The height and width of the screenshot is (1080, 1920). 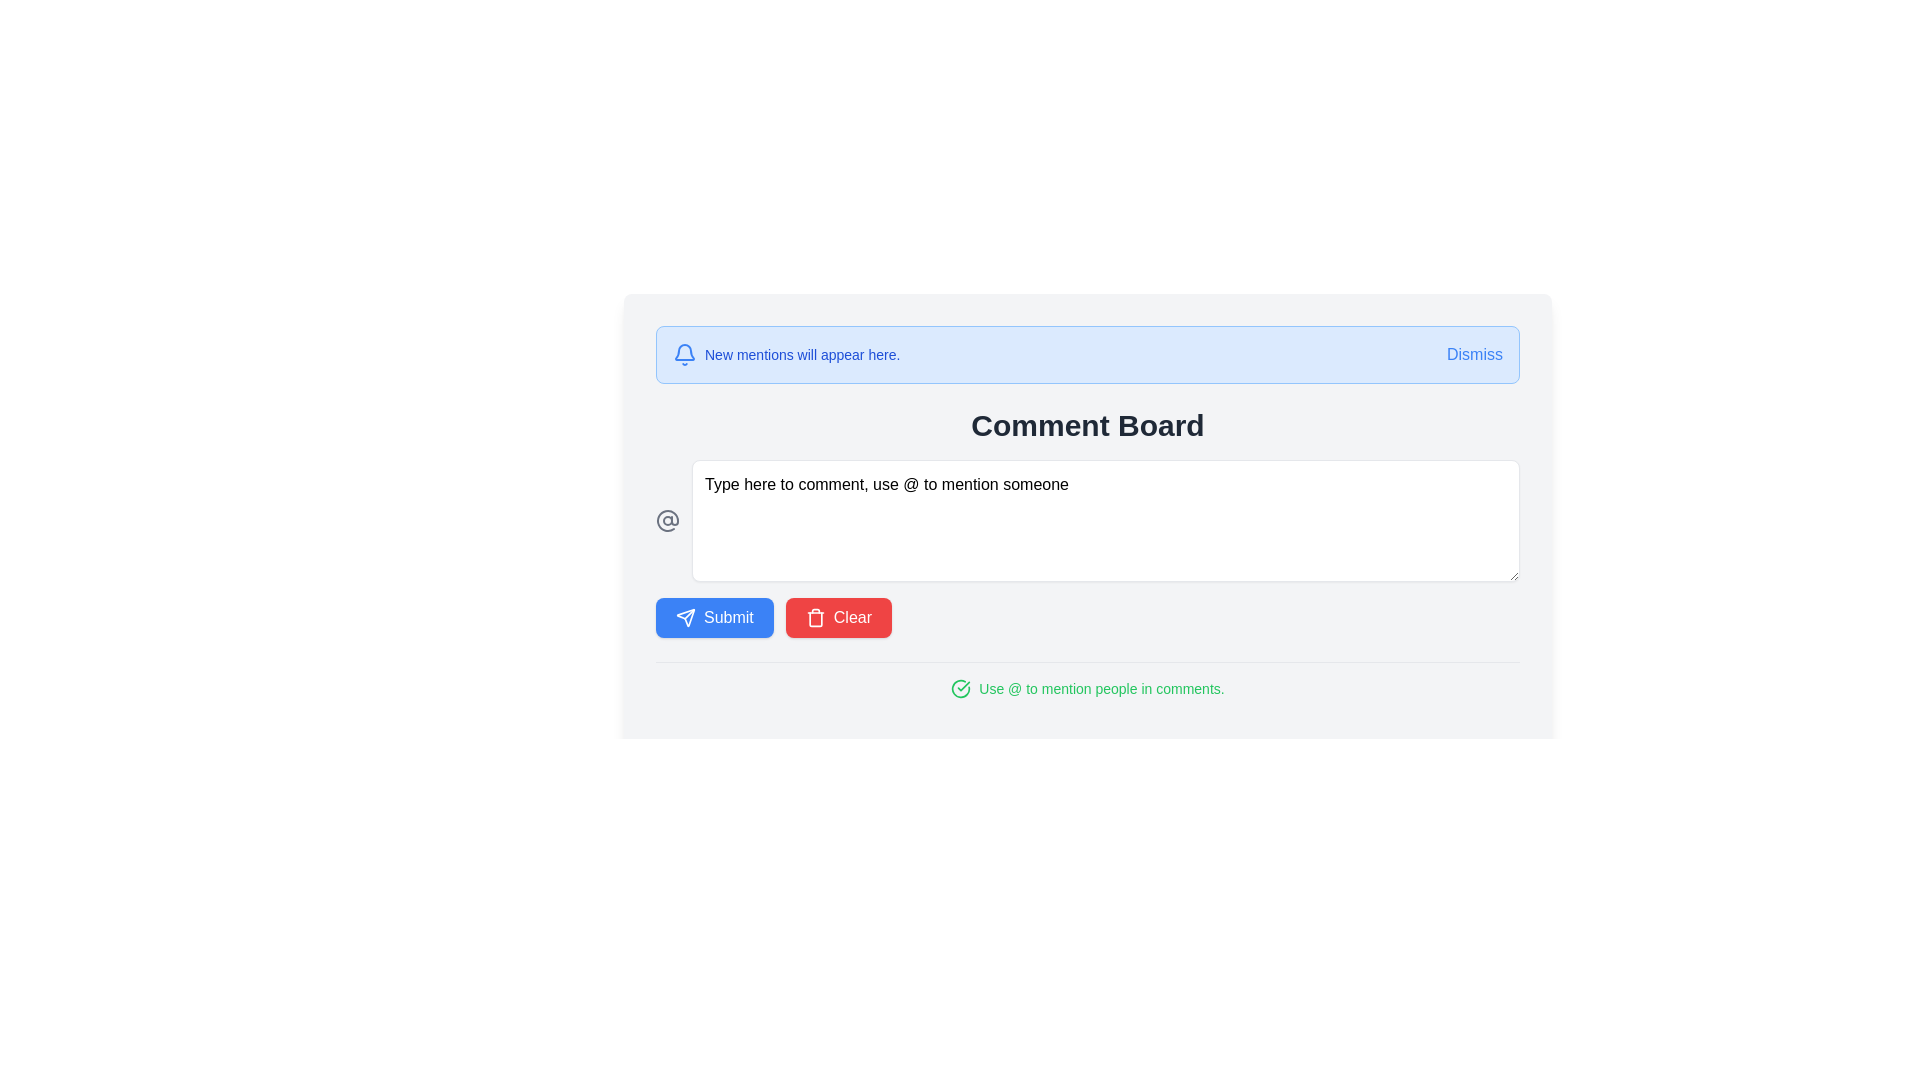 What do you see at coordinates (667, 519) in the screenshot?
I see `the mention icon located in the mid-left section of the comment input box area` at bounding box center [667, 519].